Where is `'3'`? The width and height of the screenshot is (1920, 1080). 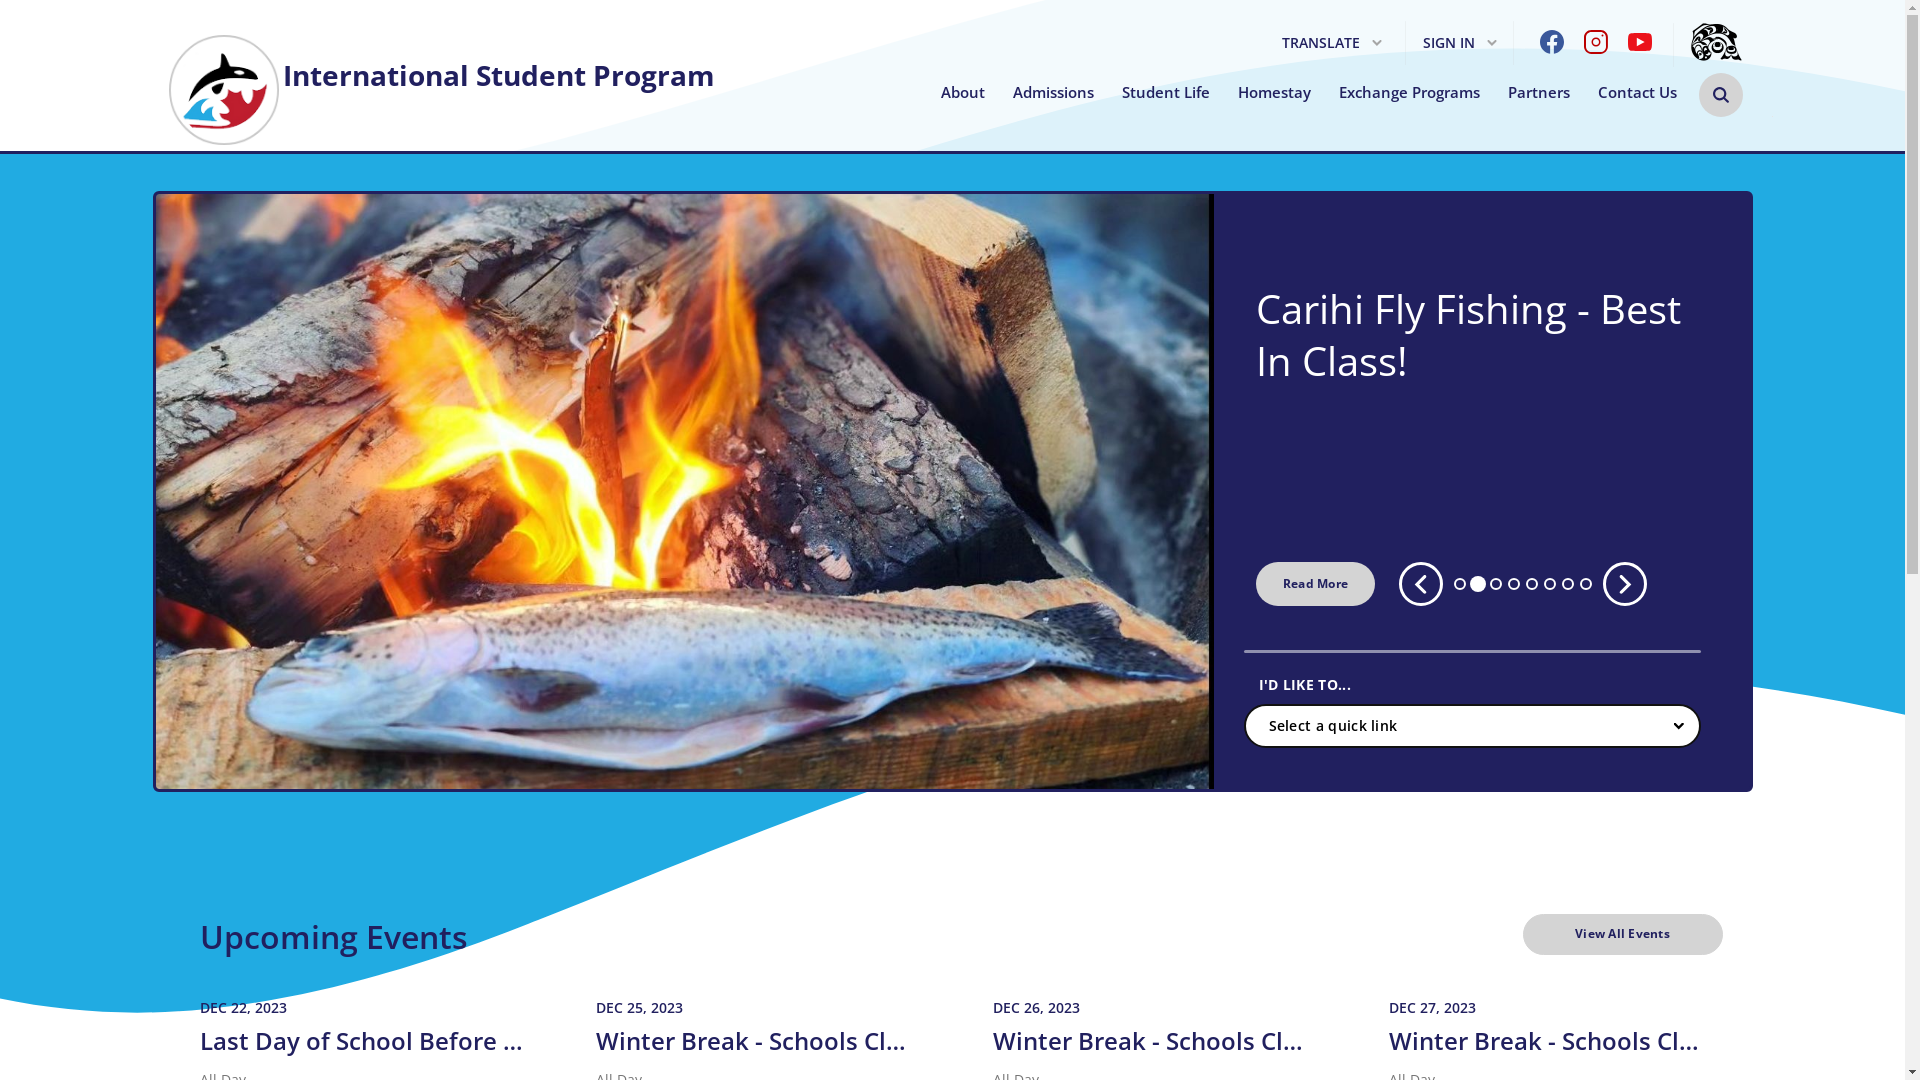 '3' is located at coordinates (1496, 583).